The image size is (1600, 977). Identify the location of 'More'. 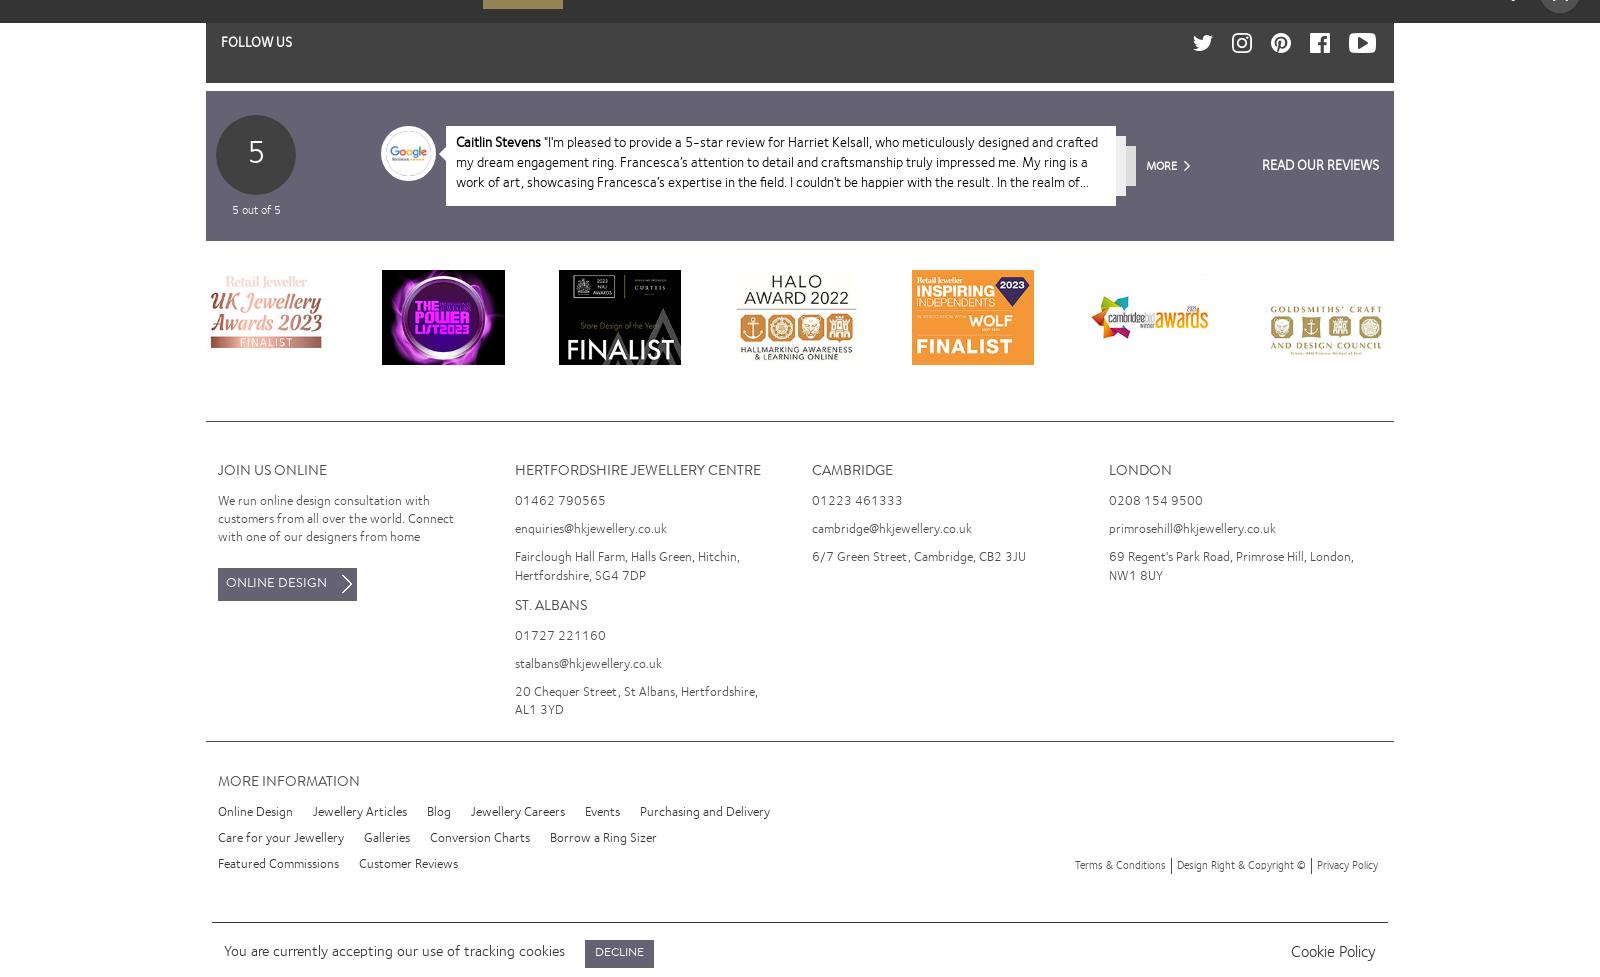
(1163, 164).